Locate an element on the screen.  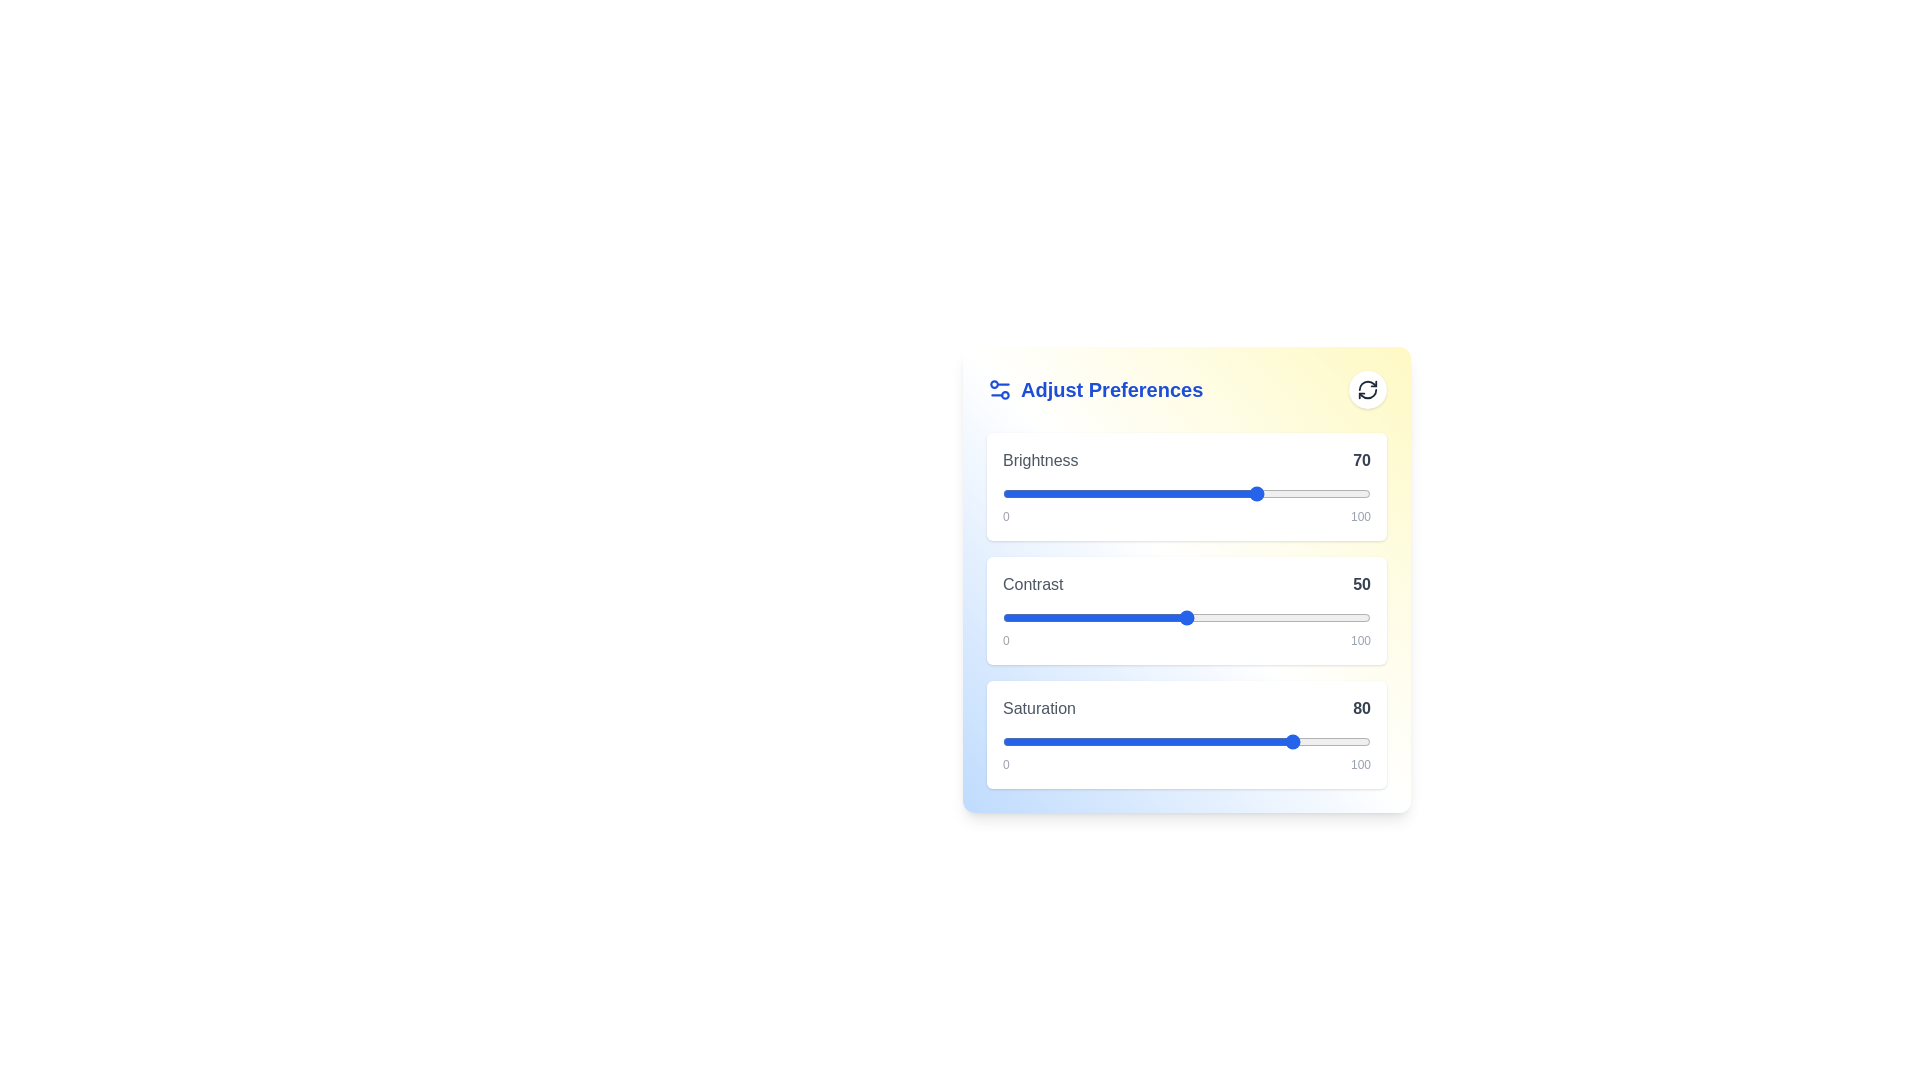
the text label displaying '0' which indicates the minimum value of the 'Brightness' slider, positioned at the lower-left of the slider control is located at coordinates (1006, 515).